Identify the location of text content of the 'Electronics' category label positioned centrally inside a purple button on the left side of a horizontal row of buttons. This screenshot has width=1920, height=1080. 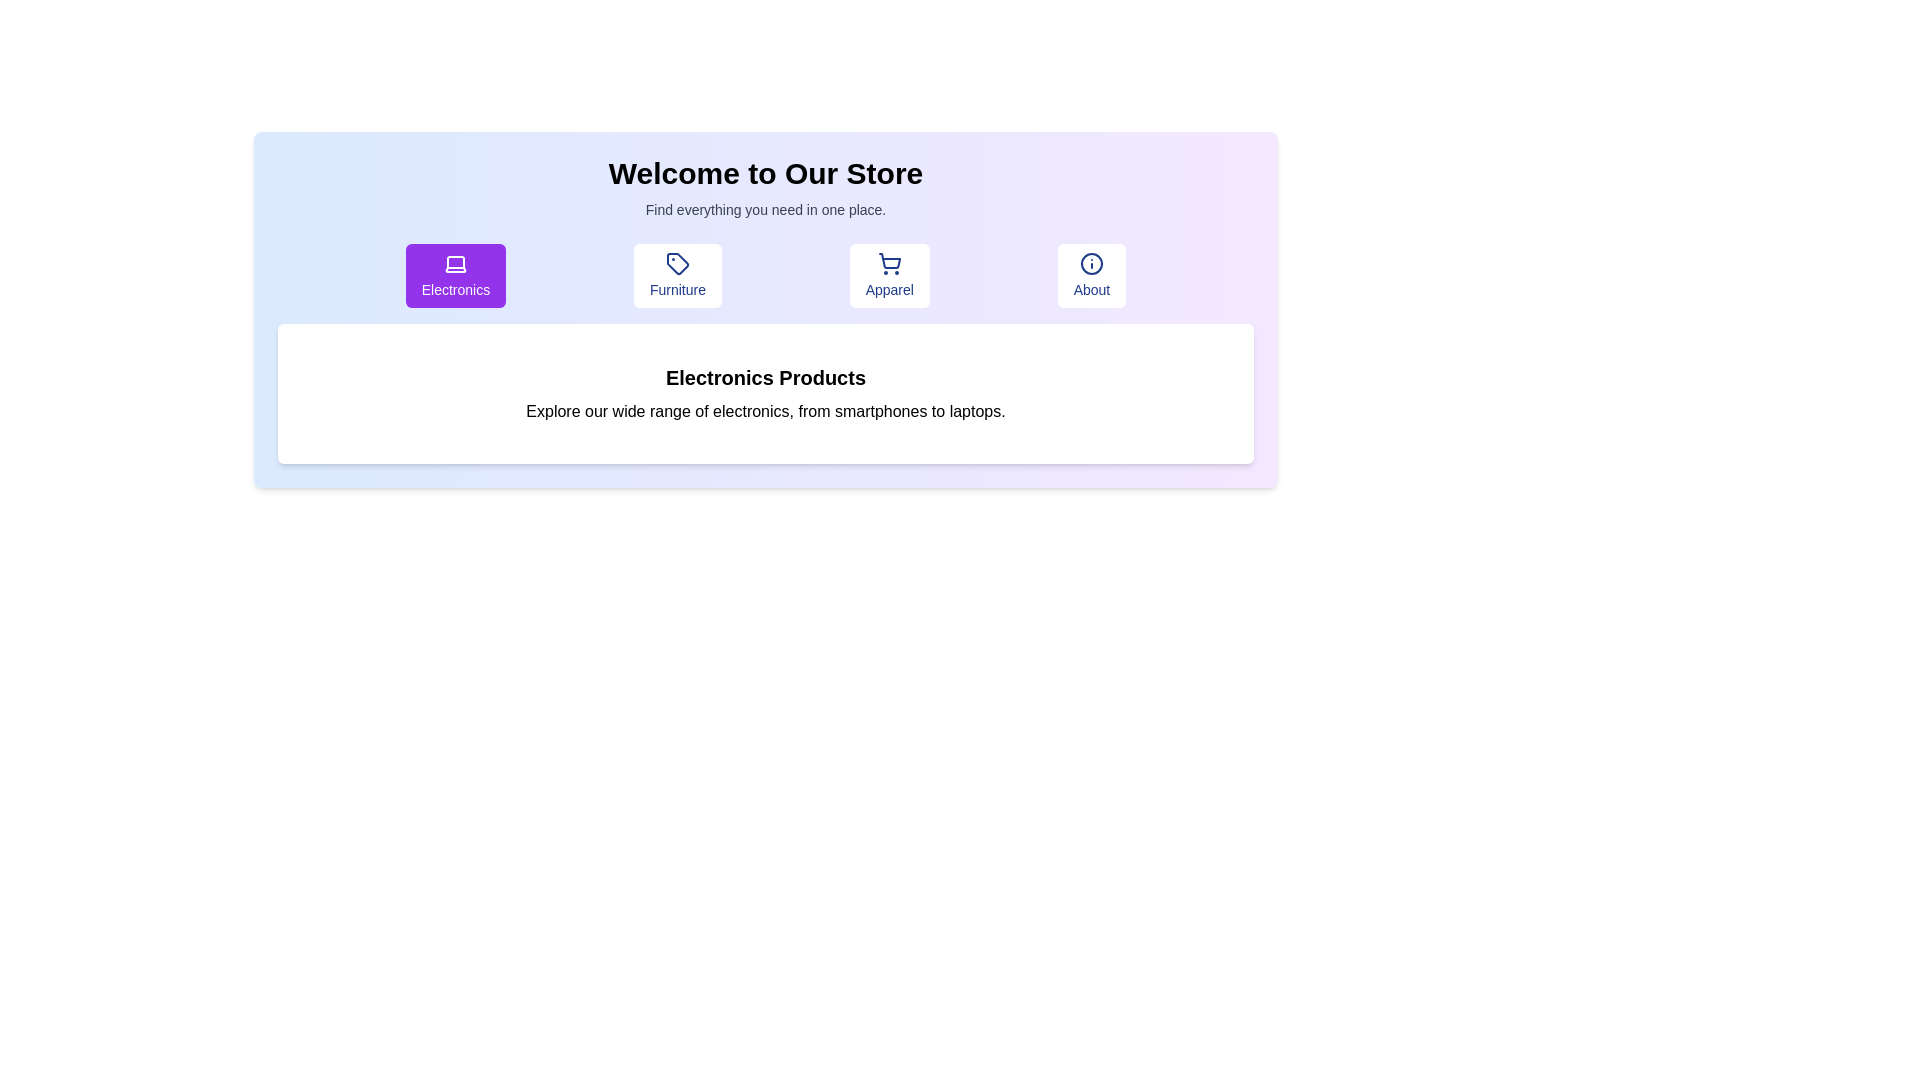
(455, 289).